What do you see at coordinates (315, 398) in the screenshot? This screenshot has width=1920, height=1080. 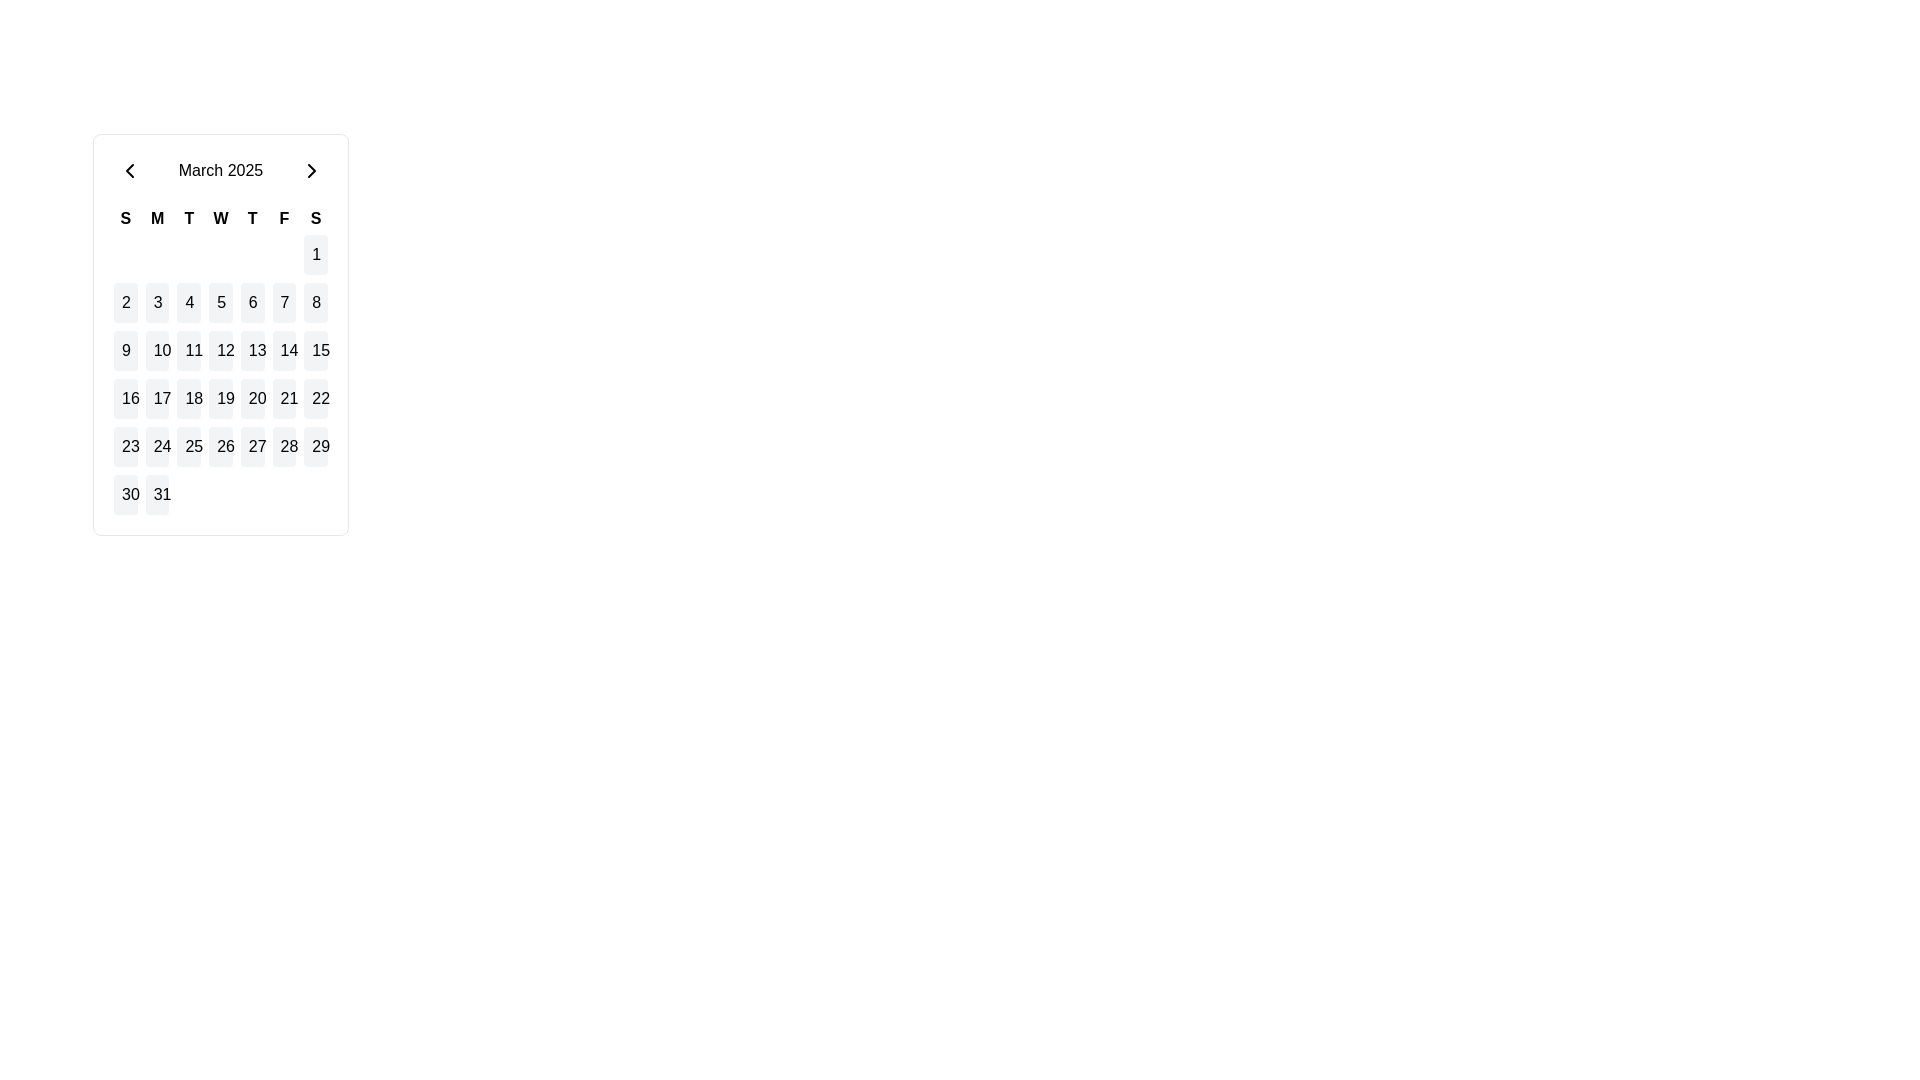 I see `the square button with rounded edges displaying the number '22'` at bounding box center [315, 398].